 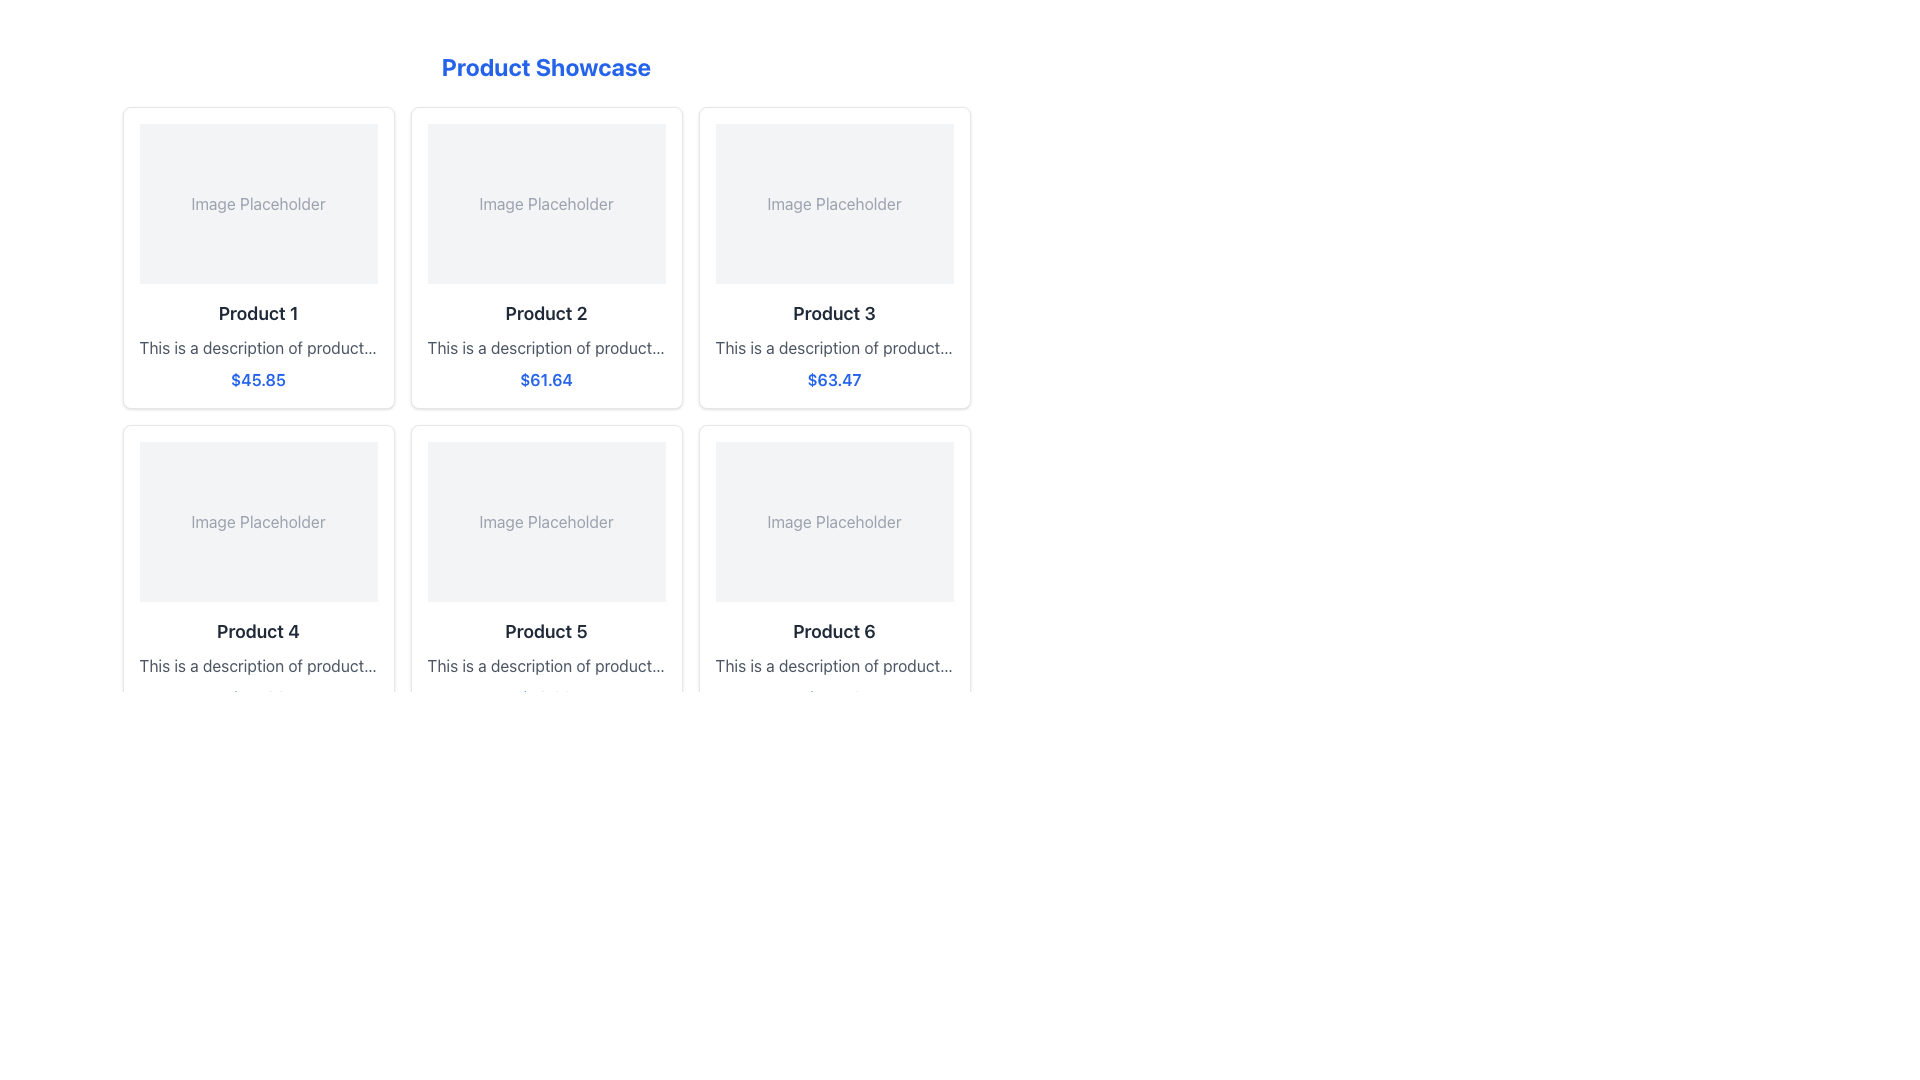 I want to click on the static text displaying the value '$45.85' in blue, which is part of the product card for 'Product 1' and is located below the product description, so click(x=257, y=380).